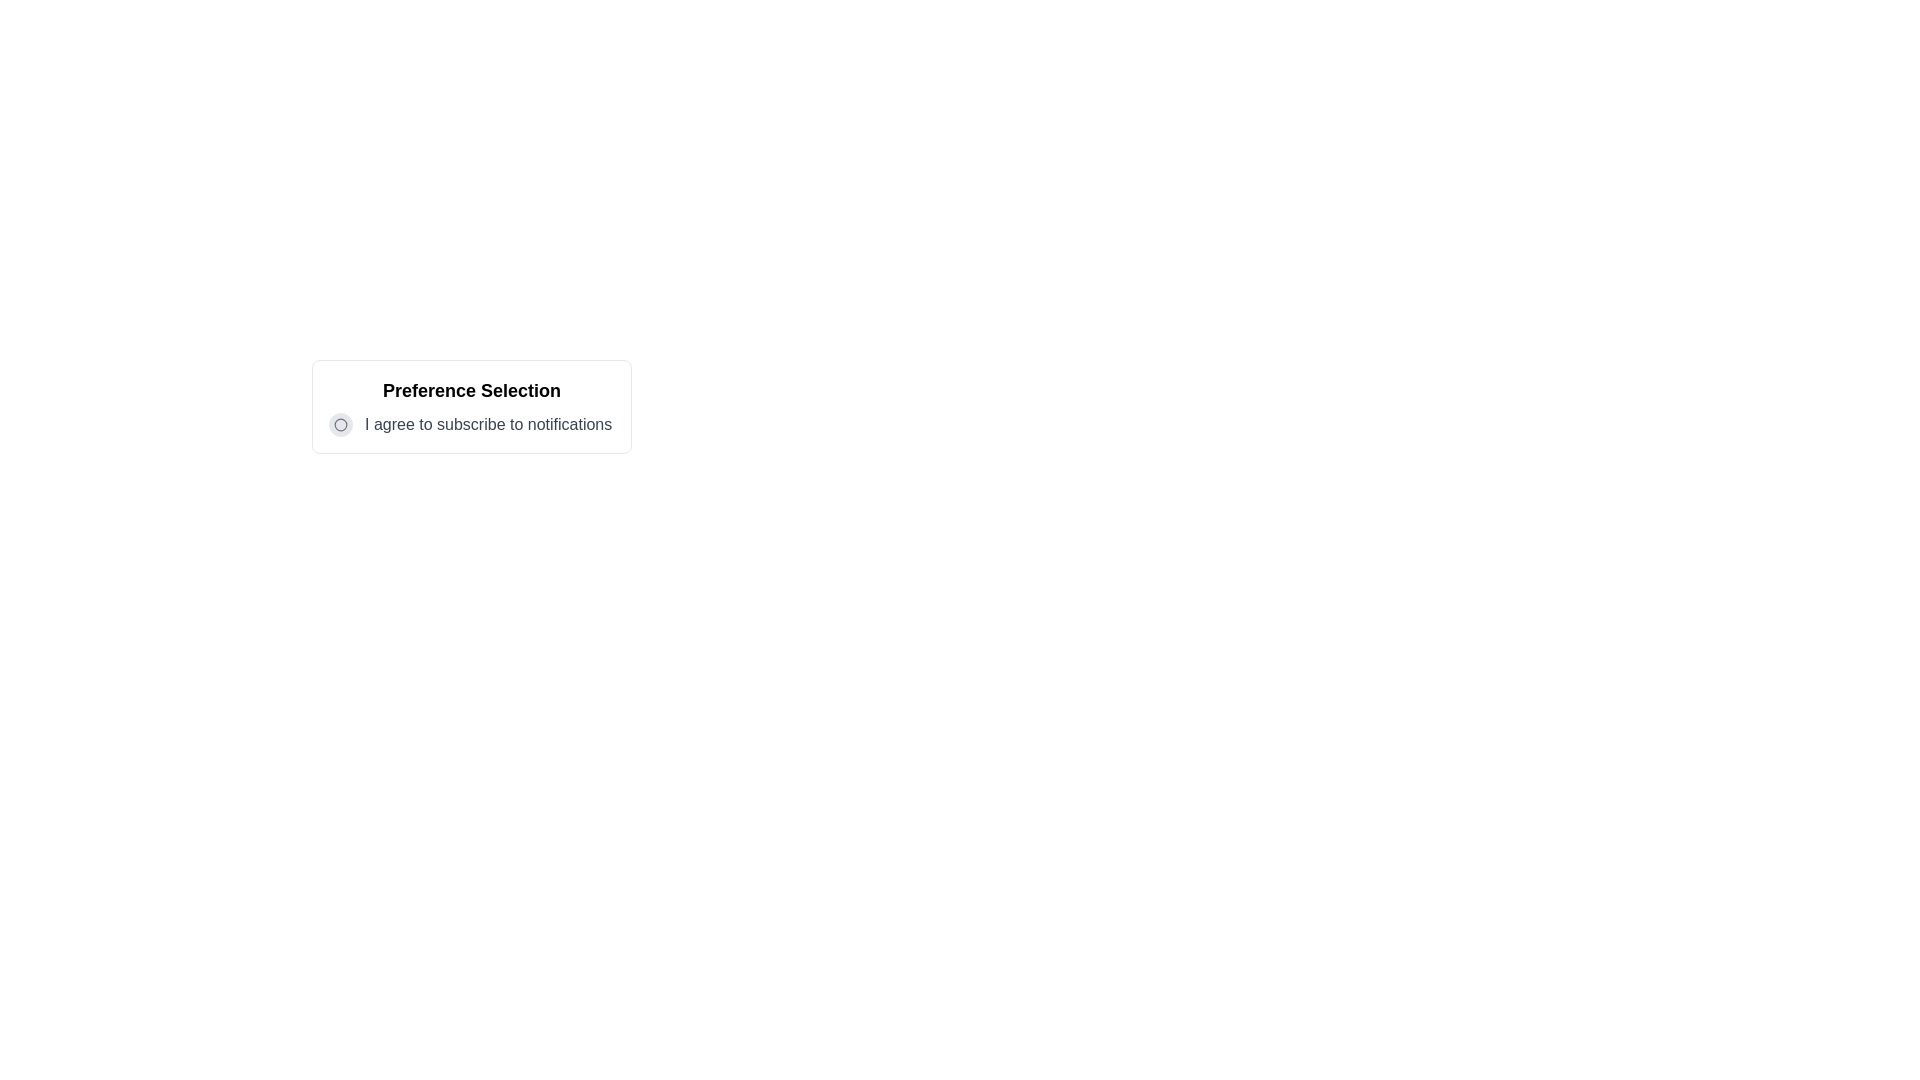 Image resolution: width=1920 pixels, height=1080 pixels. Describe the element at coordinates (340, 423) in the screenshot. I see `the radio button for the subscription agreement option located to the left of the text 'I agree to subscribe to notifications'` at that location.